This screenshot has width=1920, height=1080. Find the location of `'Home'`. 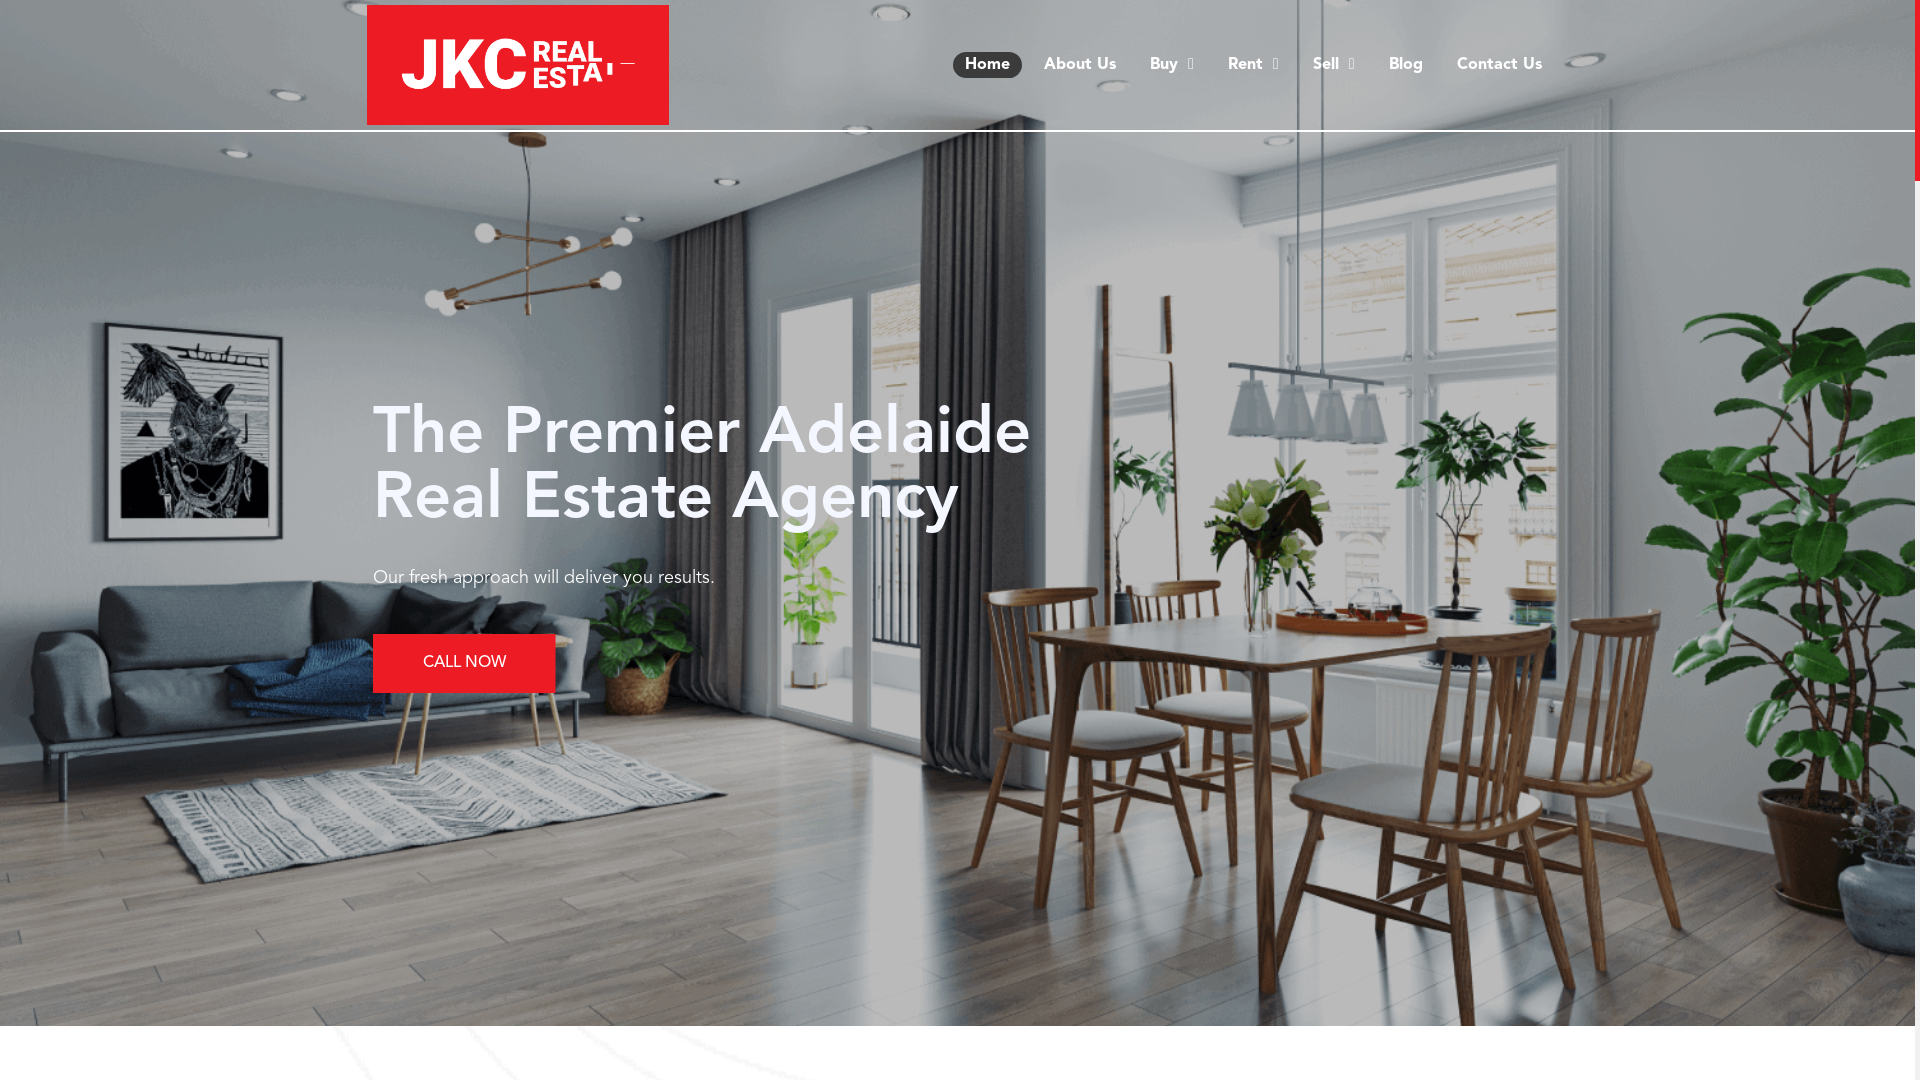

'Home' is located at coordinates (987, 64).